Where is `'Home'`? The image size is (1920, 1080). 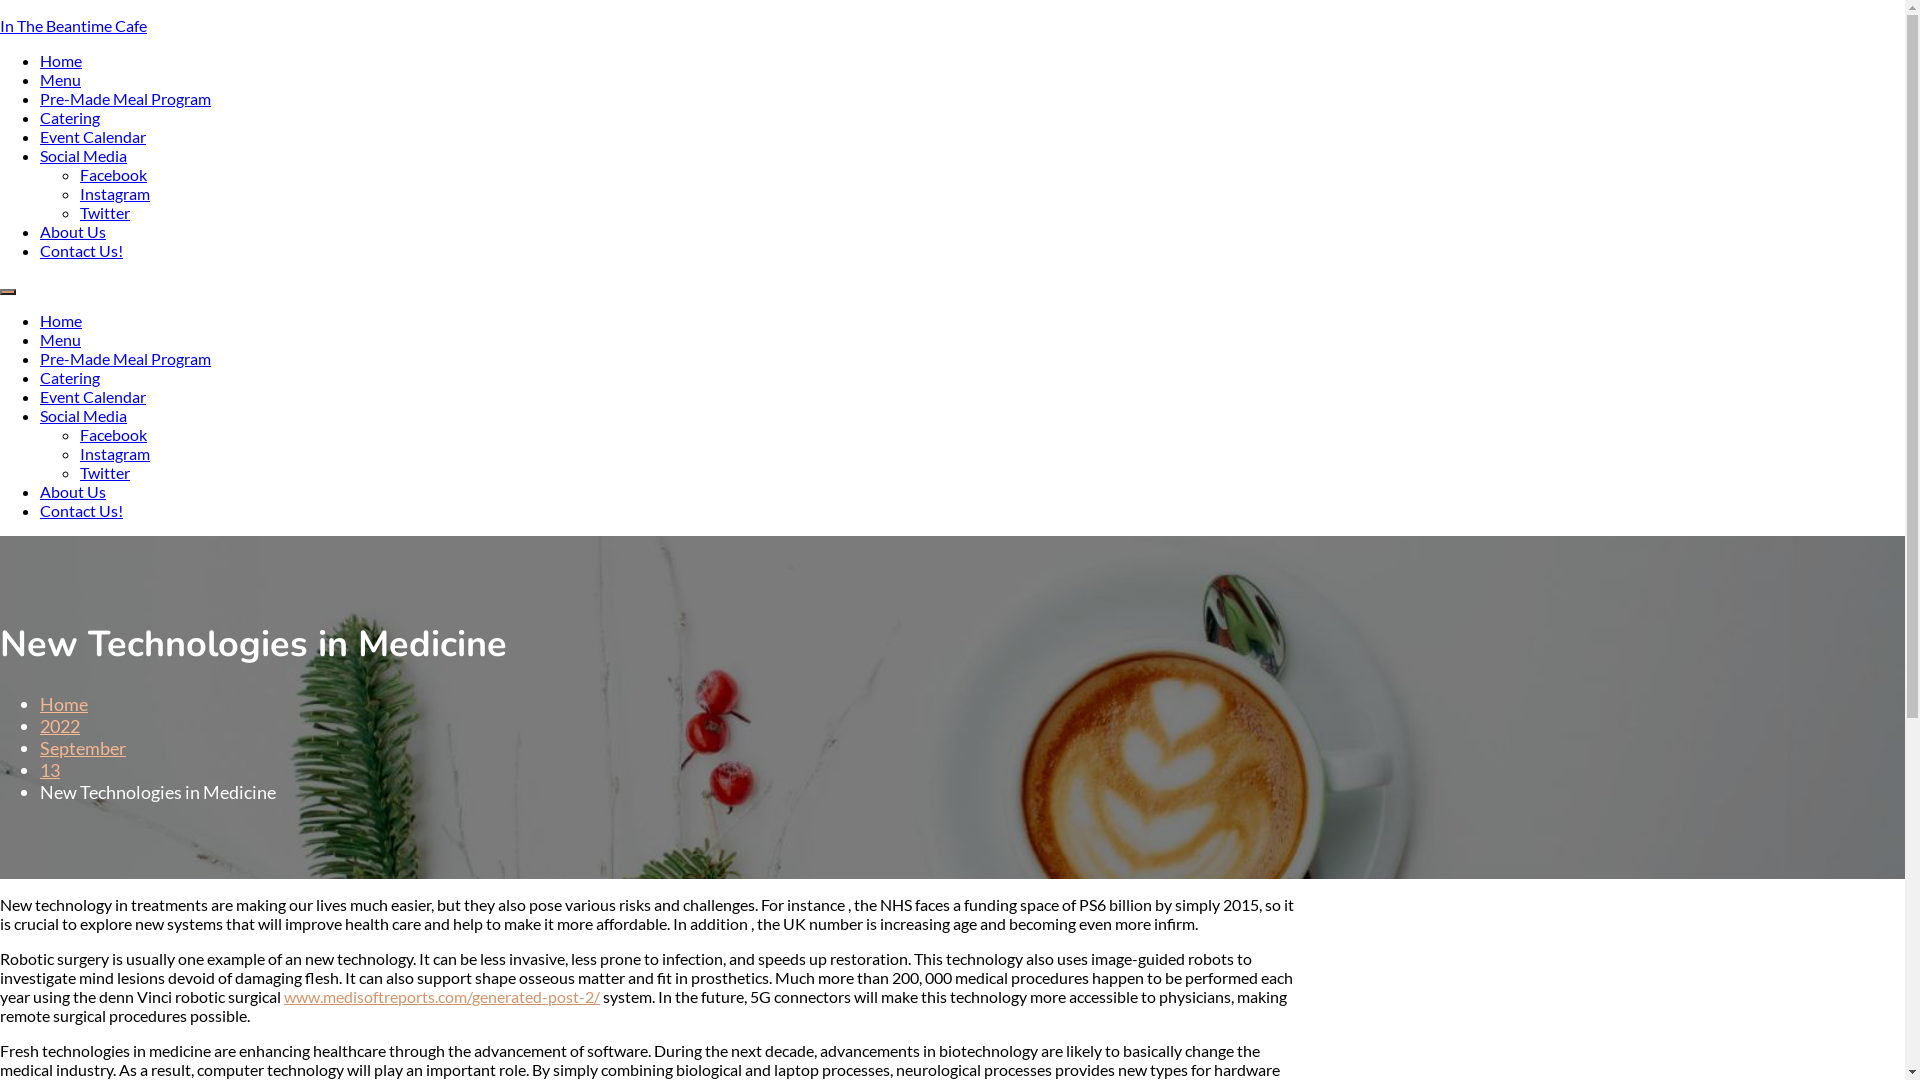
'Home' is located at coordinates (39, 319).